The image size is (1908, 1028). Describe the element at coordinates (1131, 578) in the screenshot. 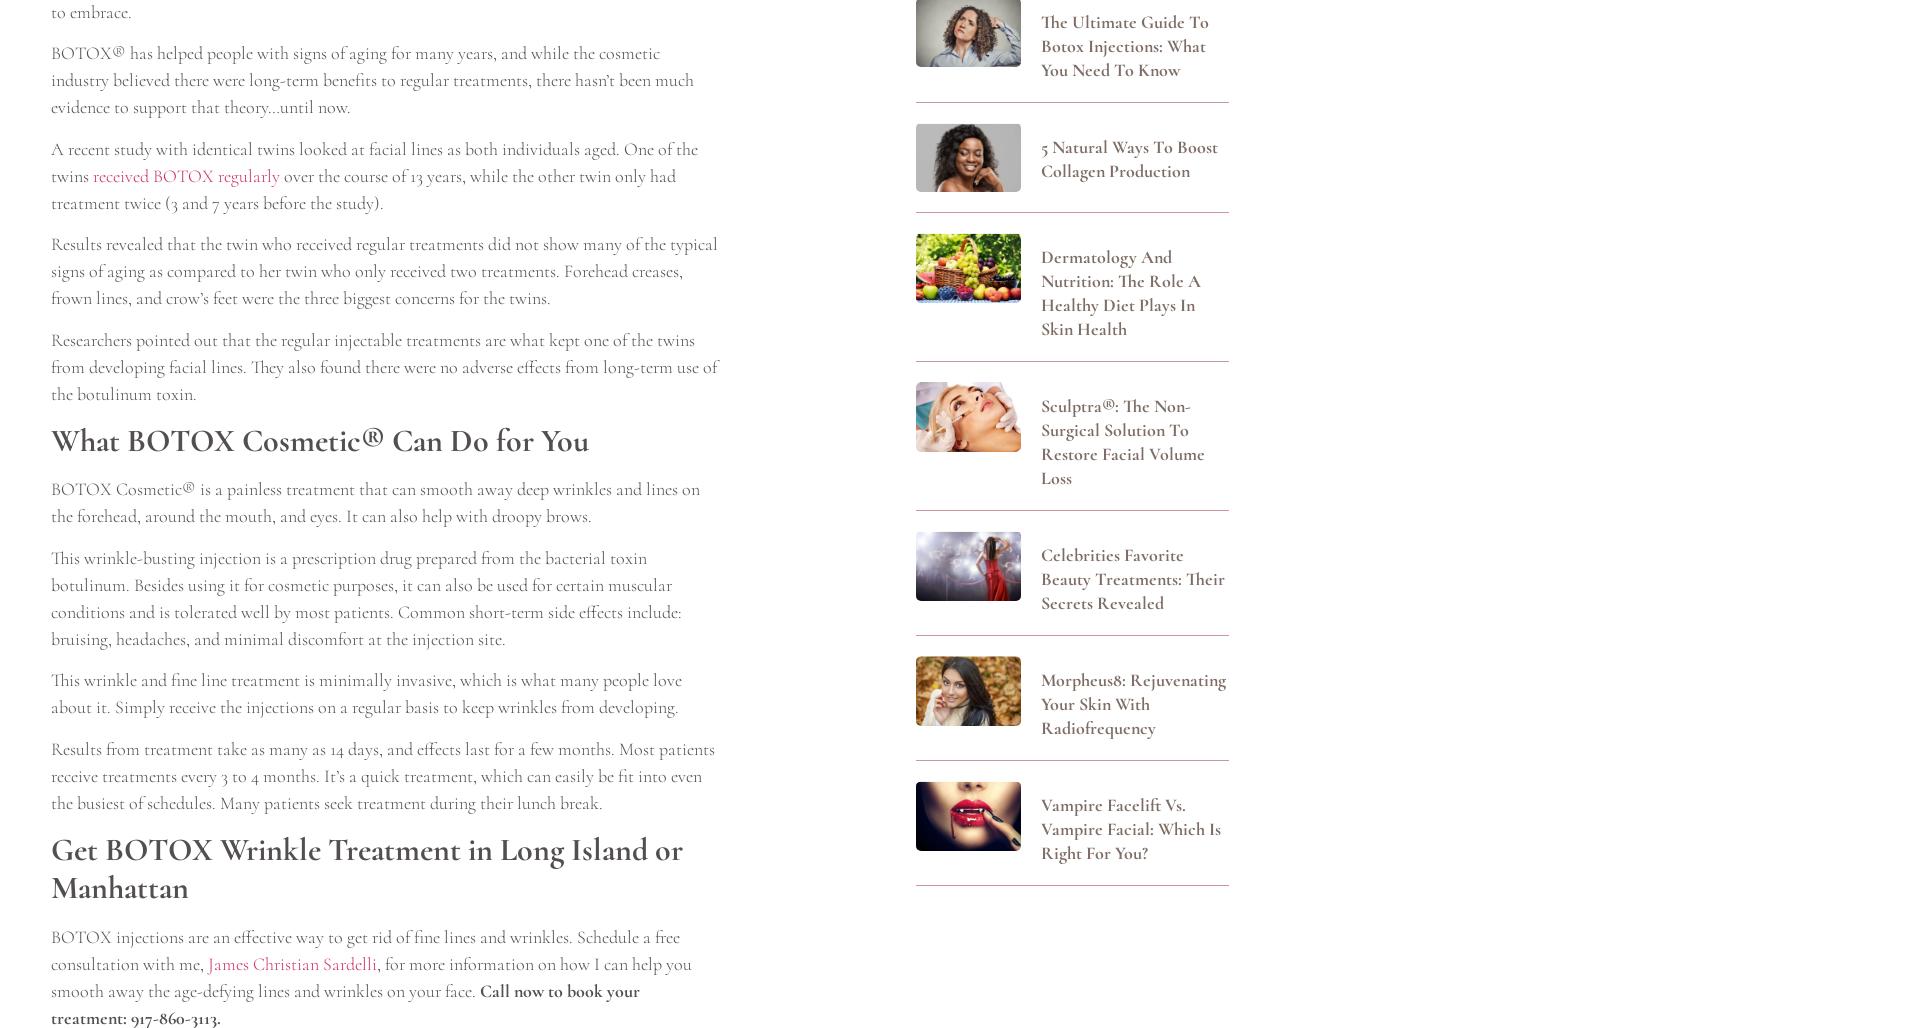

I see `'Celebrities Favorite Beauty Treatments: Their Secrets Revealed'` at that location.